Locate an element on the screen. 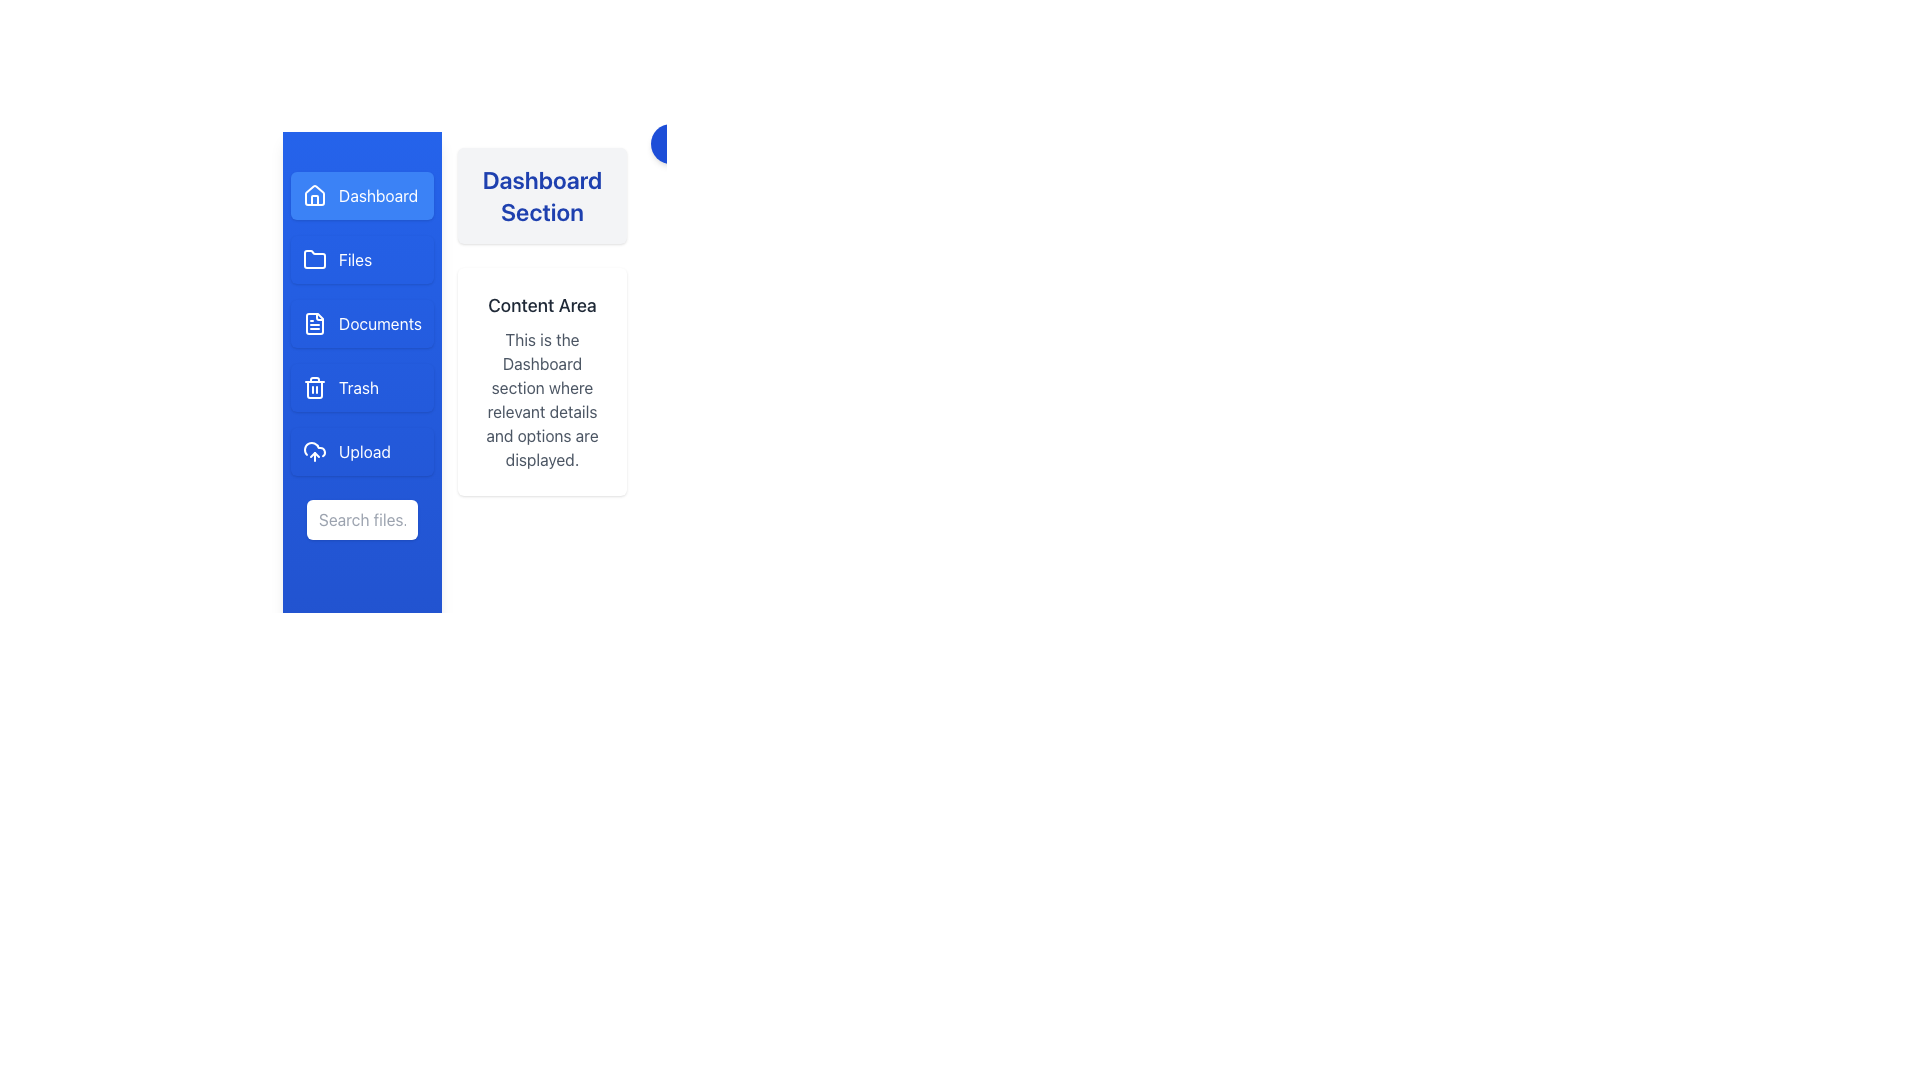 The image size is (1920, 1080). the 'Files' button in the navigation sidebar, which contains the folder icon on its left side is located at coordinates (314, 258).